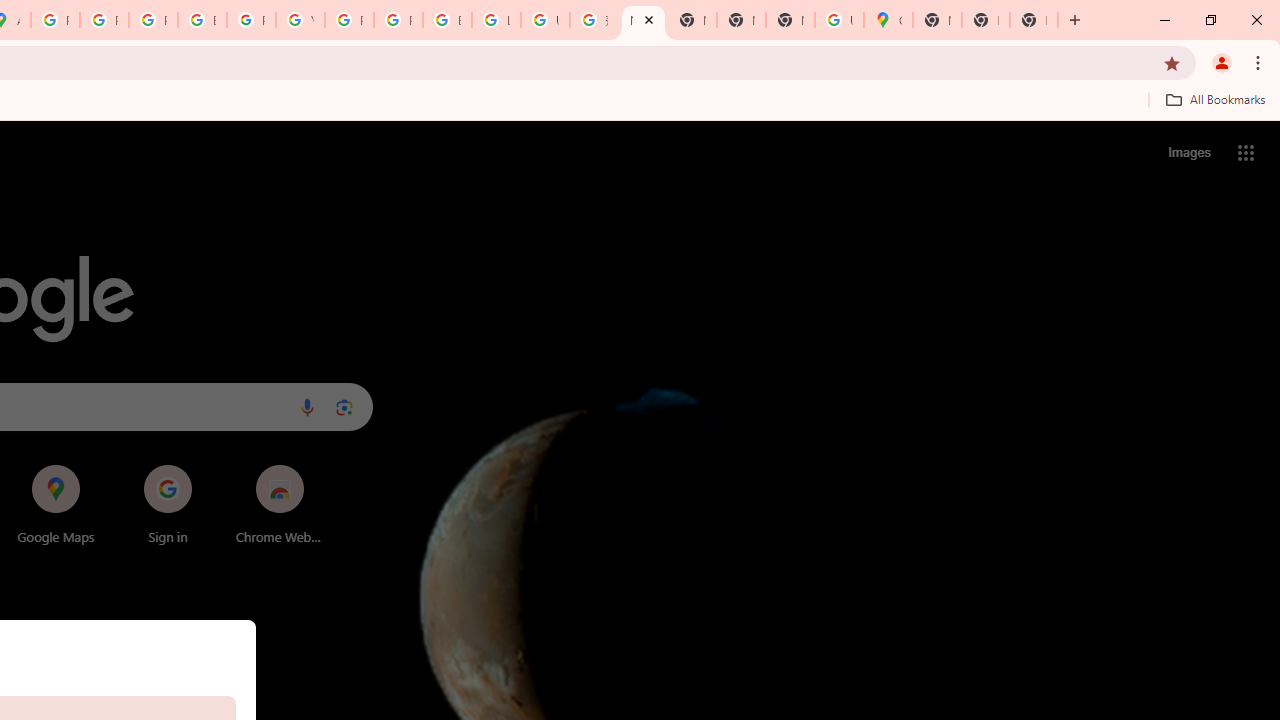 Image resolution: width=1280 pixels, height=720 pixels. I want to click on 'Privacy Help Center - Policies Help', so click(103, 20).